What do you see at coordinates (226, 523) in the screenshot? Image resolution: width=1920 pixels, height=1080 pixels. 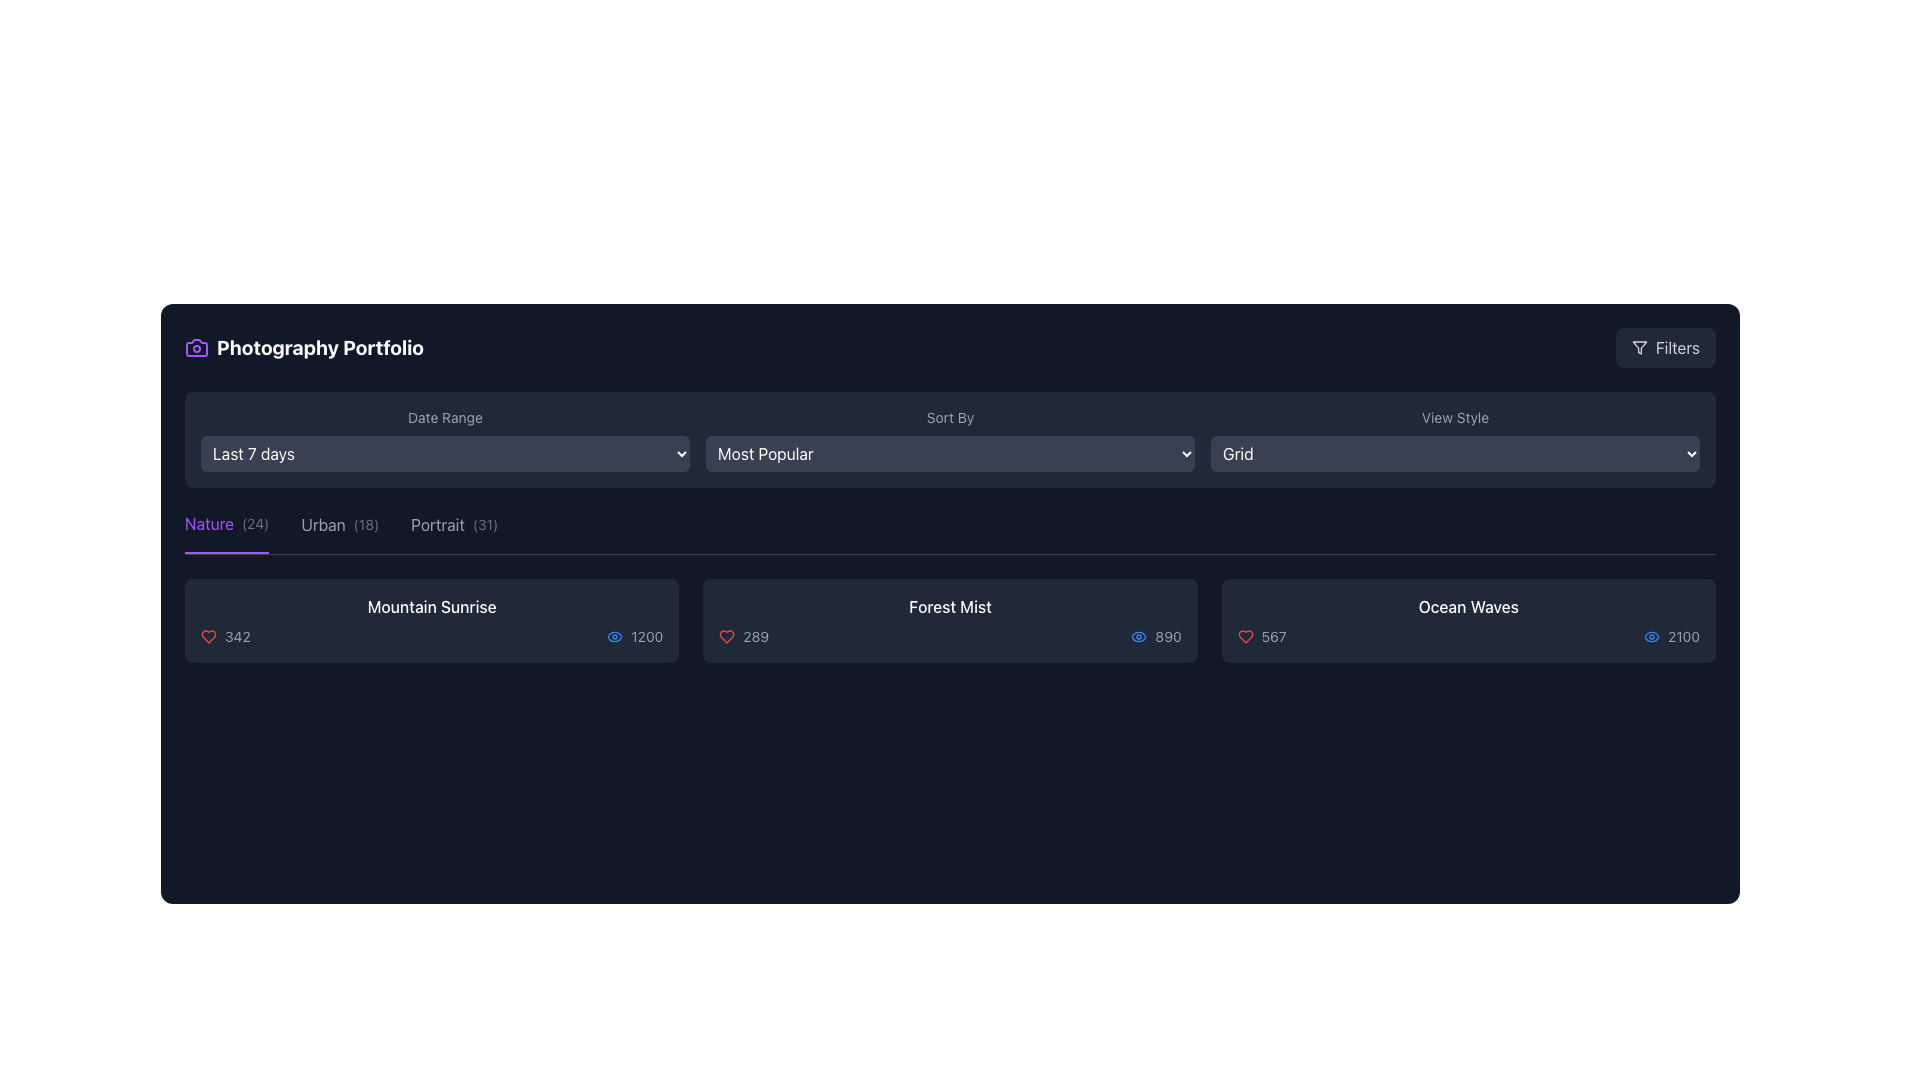 I see `the 'Nature' filter option, which is the first item in the horizontal menu and is currently active with an underline beneath it` at bounding box center [226, 523].